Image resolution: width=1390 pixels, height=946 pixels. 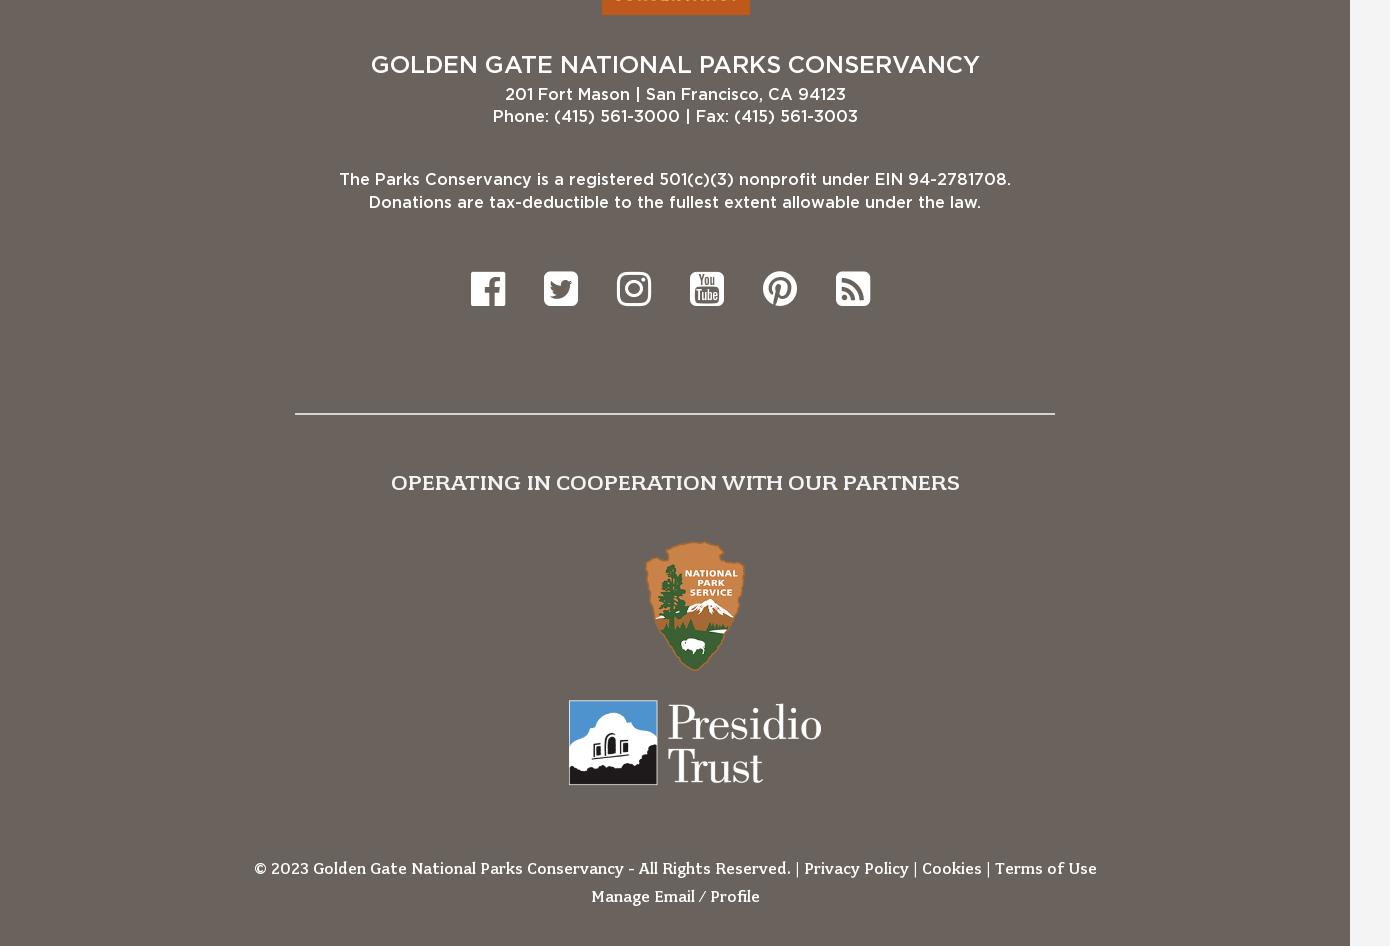 I want to click on 'Phone: (415) 561-3000', so click(x=587, y=116).